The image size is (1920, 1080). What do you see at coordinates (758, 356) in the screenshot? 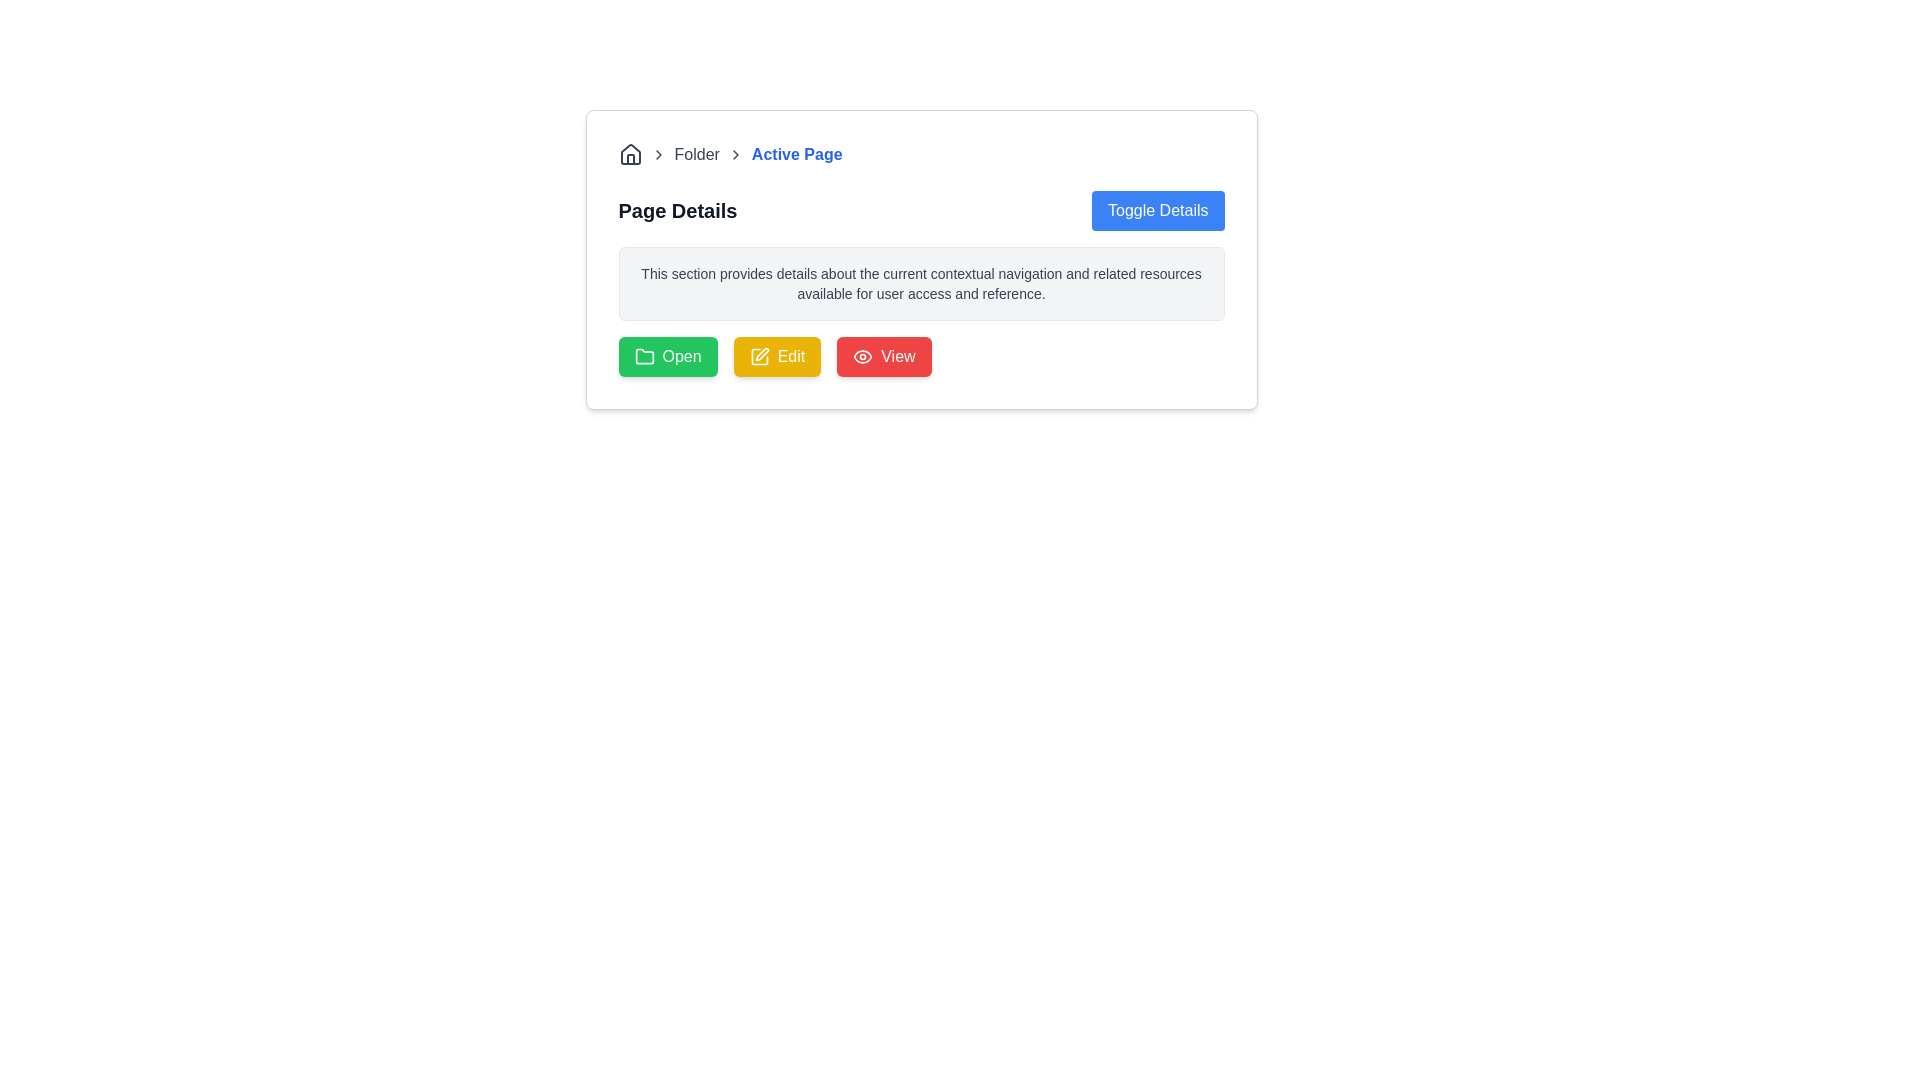
I see `the pencil icon with a yellow background inside the 'Edit' button, which is the second button in the row of buttons at the bottom of the card` at bounding box center [758, 356].